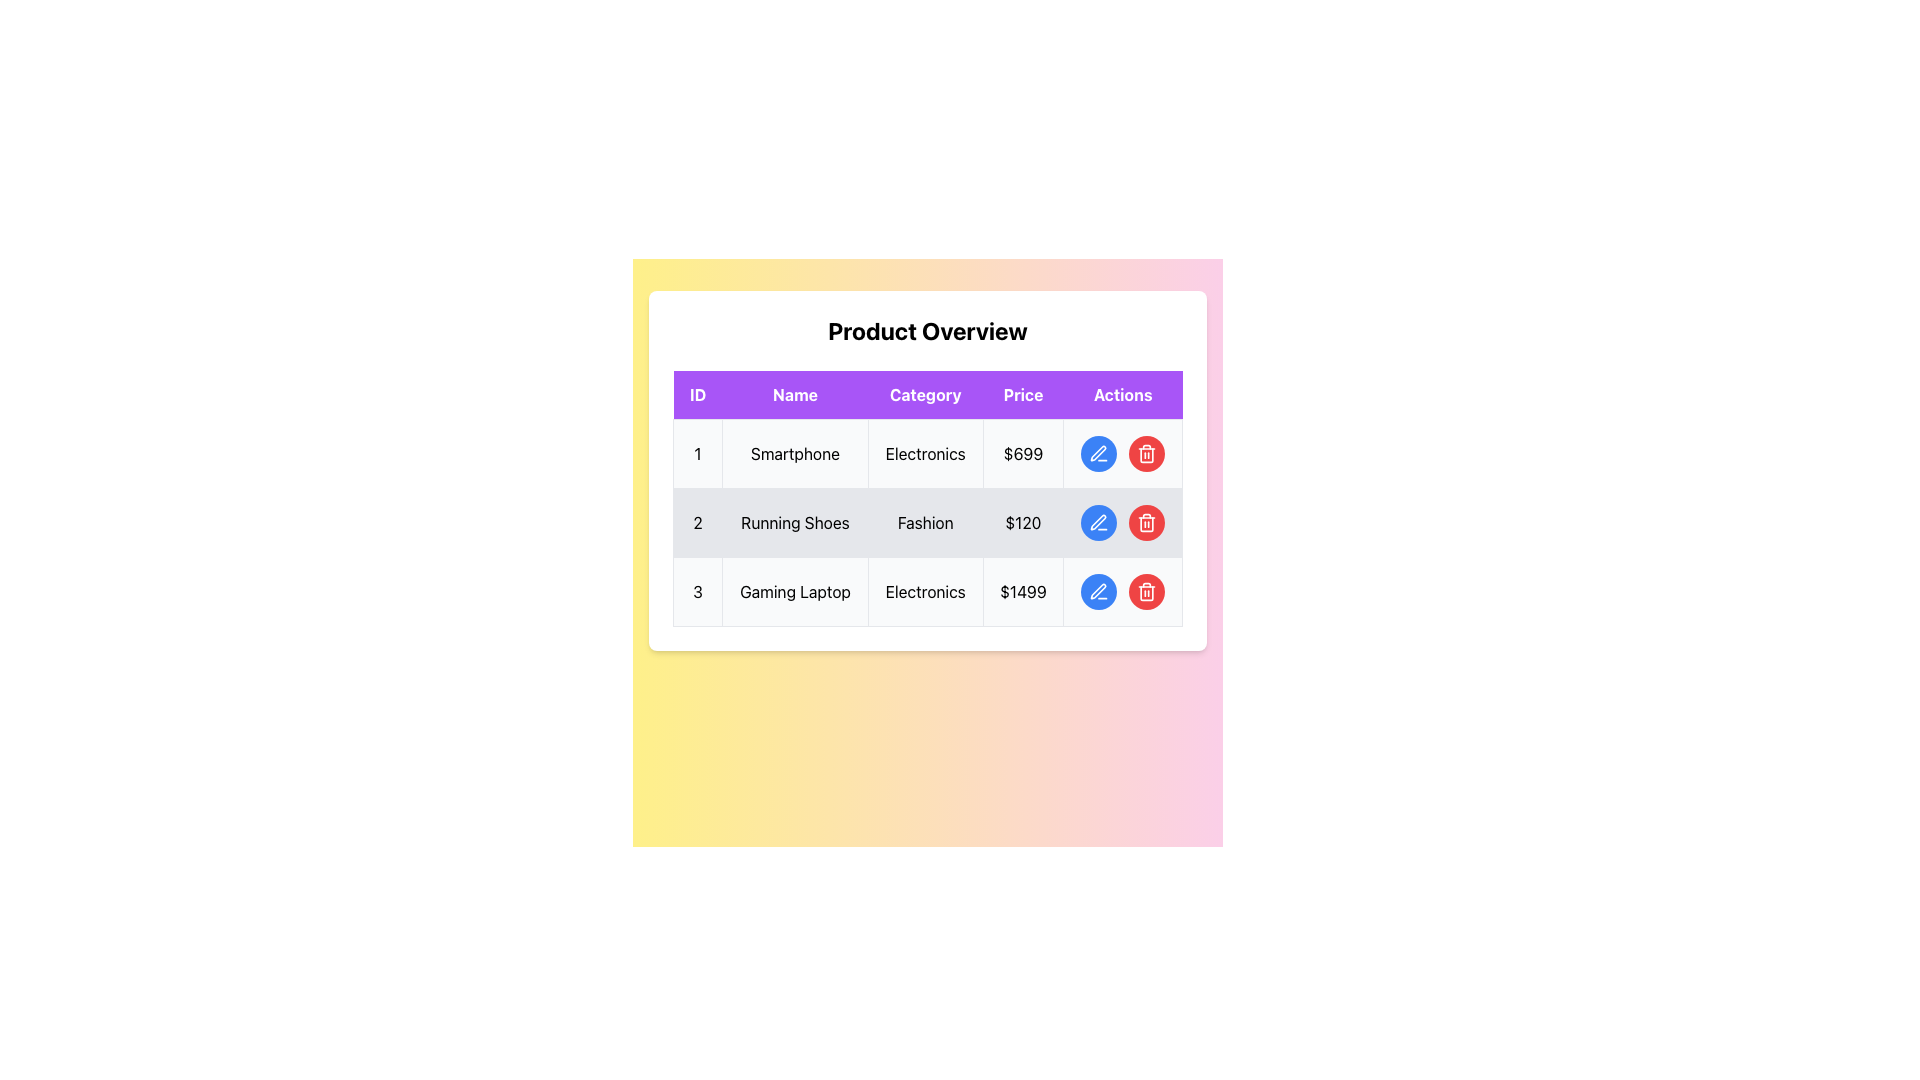 This screenshot has width=1920, height=1080. Describe the element at coordinates (698, 590) in the screenshot. I see `the Text label displaying the number '3' in a bold style within the first column of the third row of the table to focus on it` at that location.